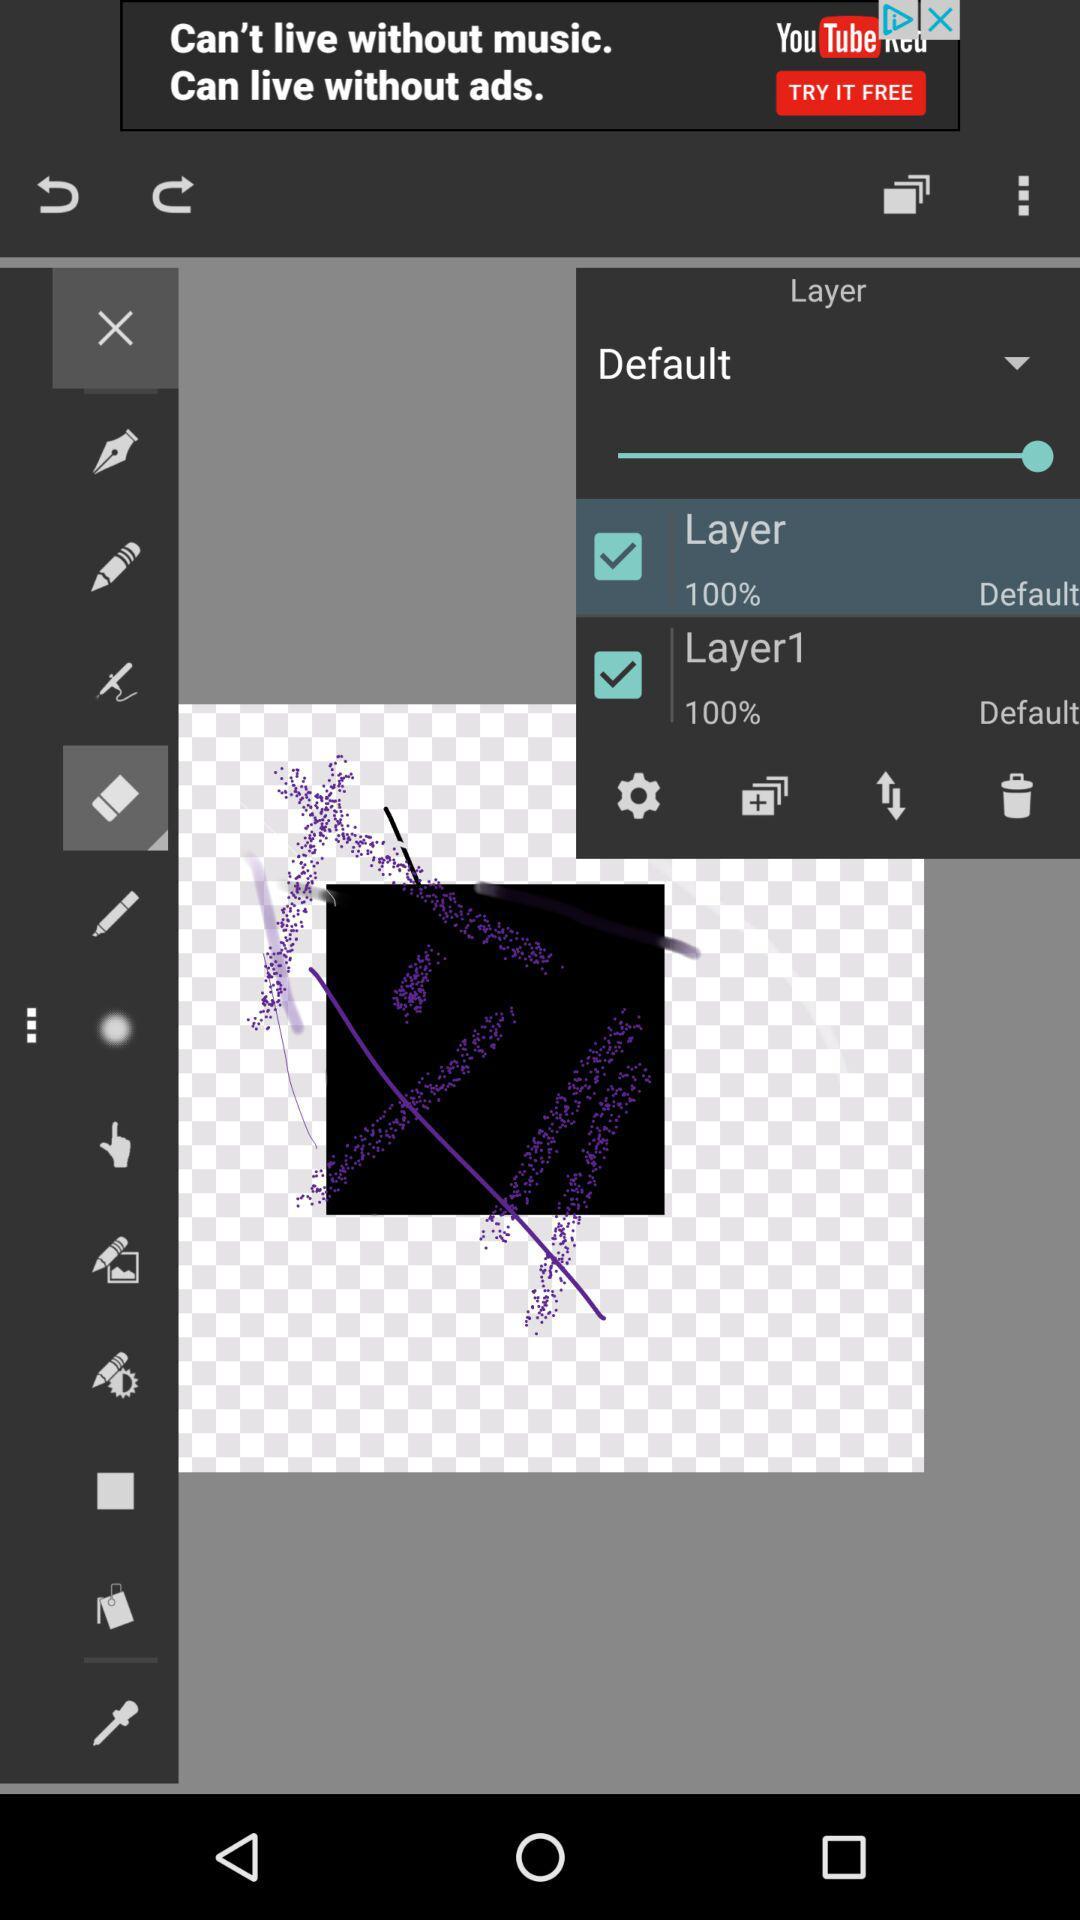 The height and width of the screenshot is (1920, 1080). I want to click on the delete icon, so click(115, 796).